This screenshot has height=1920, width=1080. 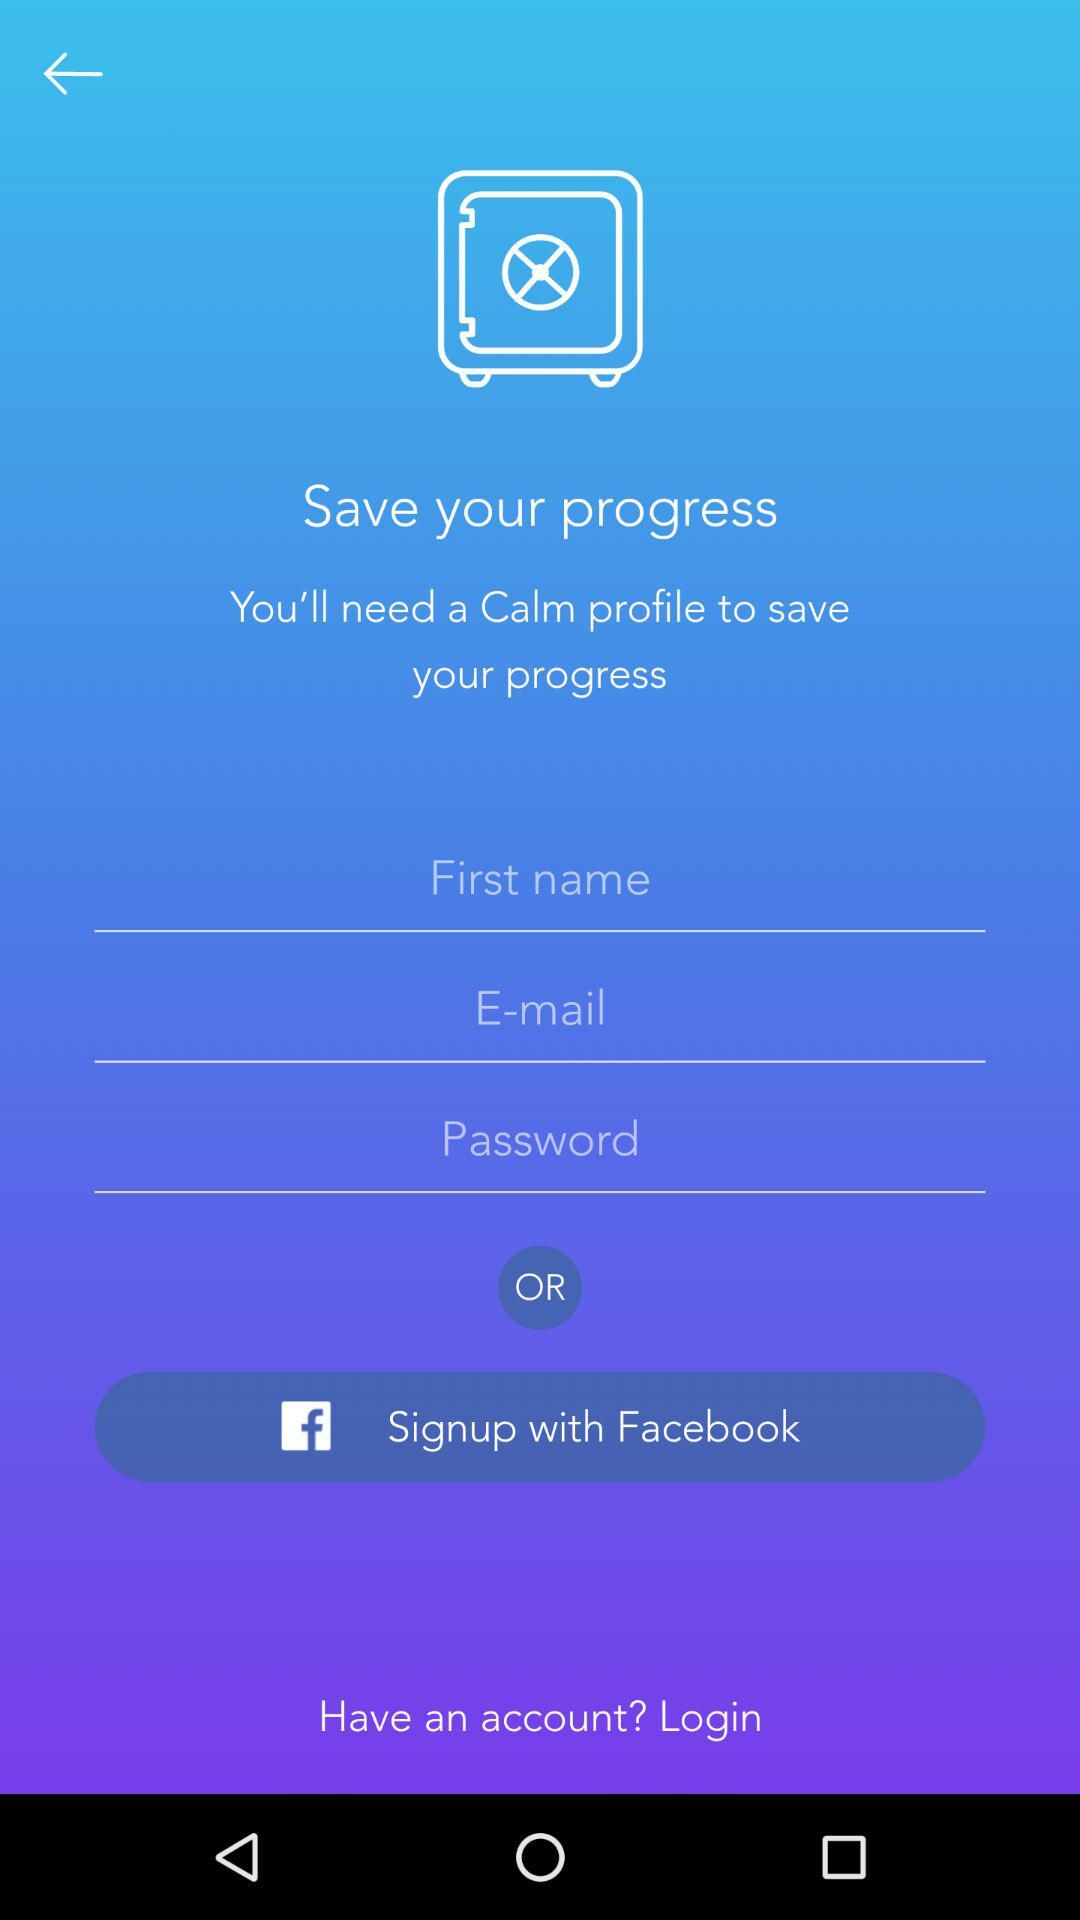 I want to click on input first name, so click(x=540, y=877).